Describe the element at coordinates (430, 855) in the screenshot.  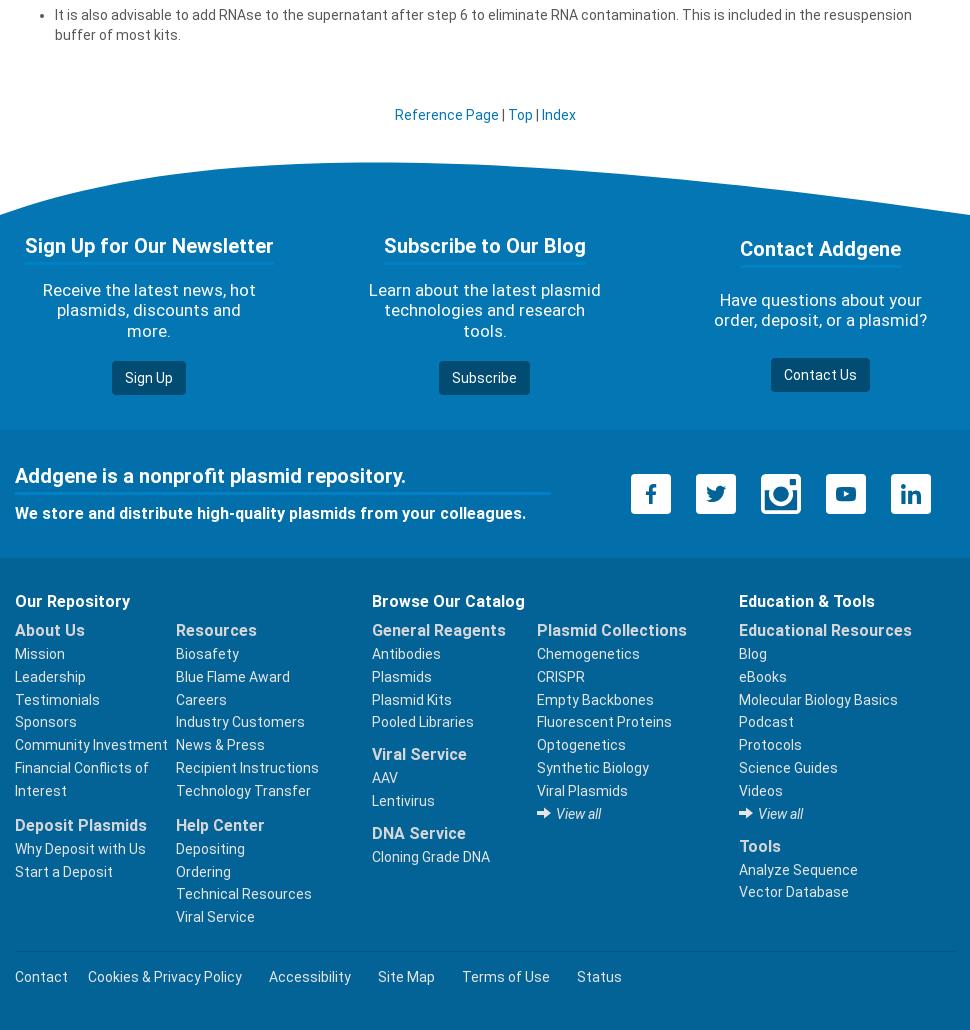
I see `'Cloning Grade DNA'` at that location.